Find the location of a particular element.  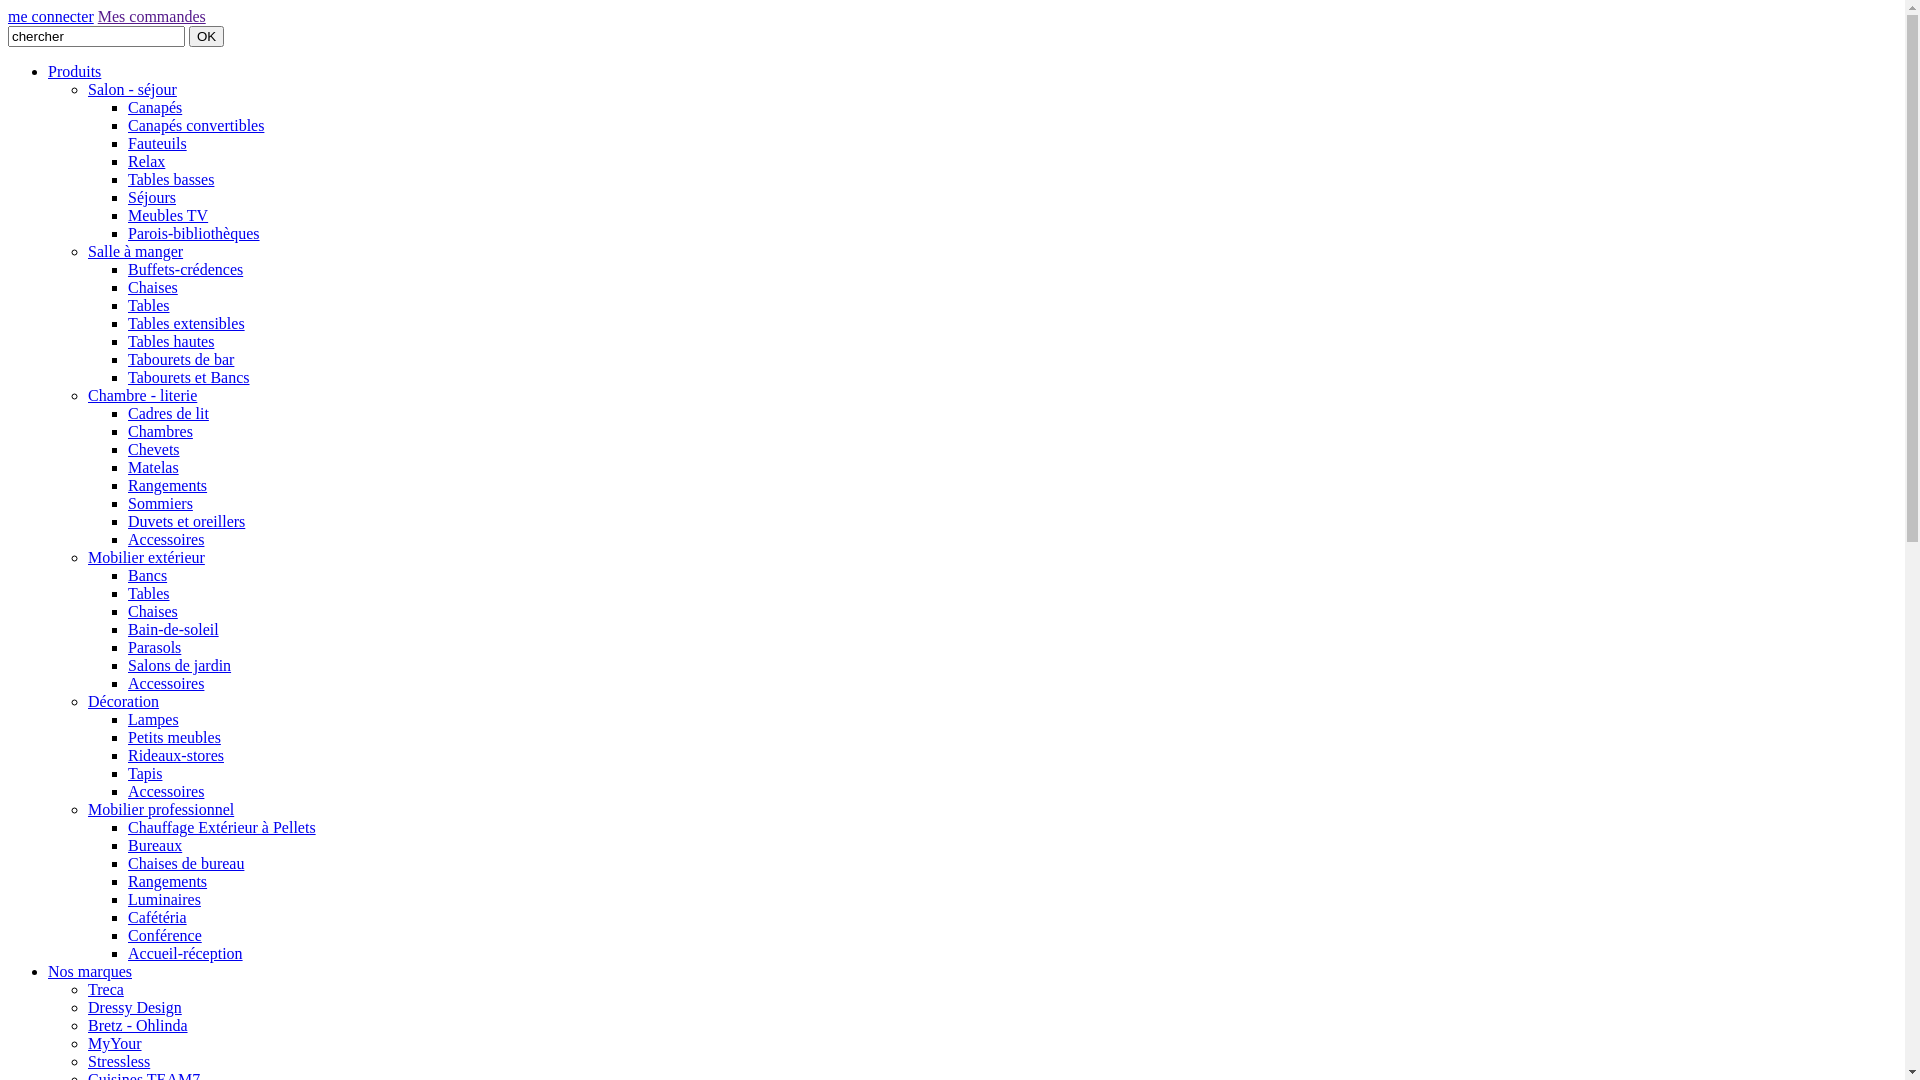

'Tabourets et Bancs' is located at coordinates (188, 377).